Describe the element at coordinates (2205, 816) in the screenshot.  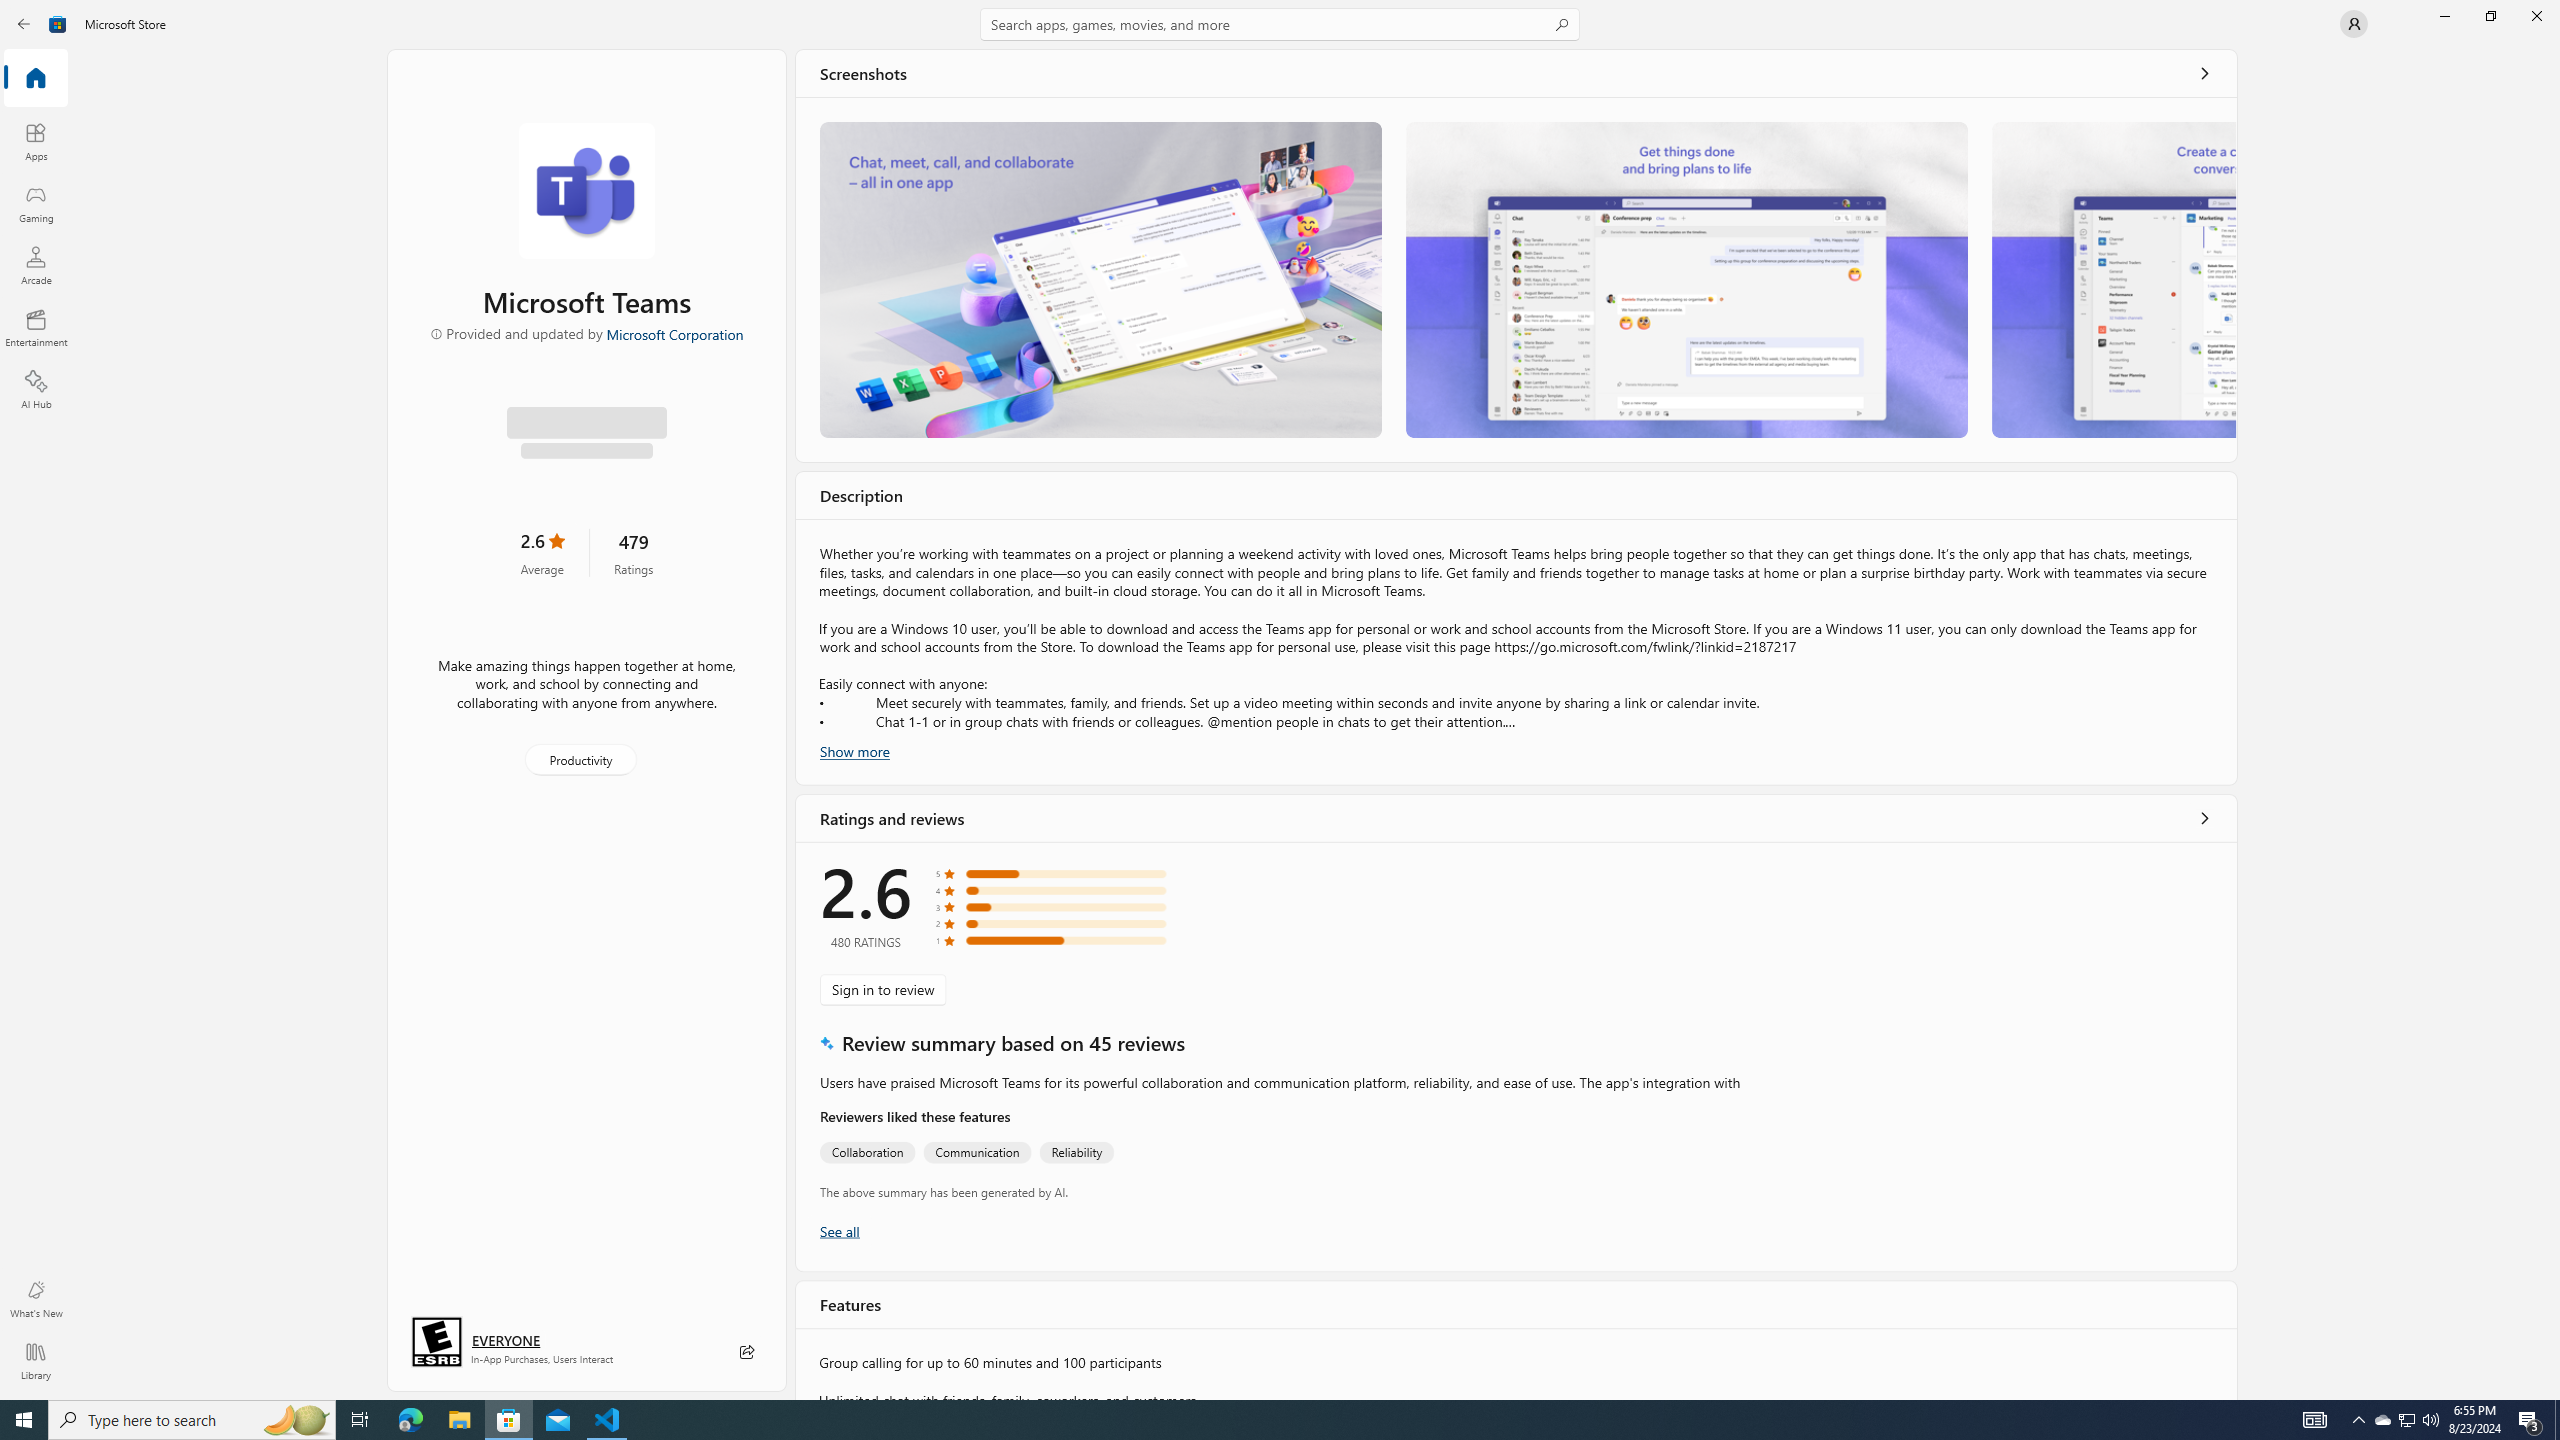
I see `'Show all ratings and reviews'` at that location.